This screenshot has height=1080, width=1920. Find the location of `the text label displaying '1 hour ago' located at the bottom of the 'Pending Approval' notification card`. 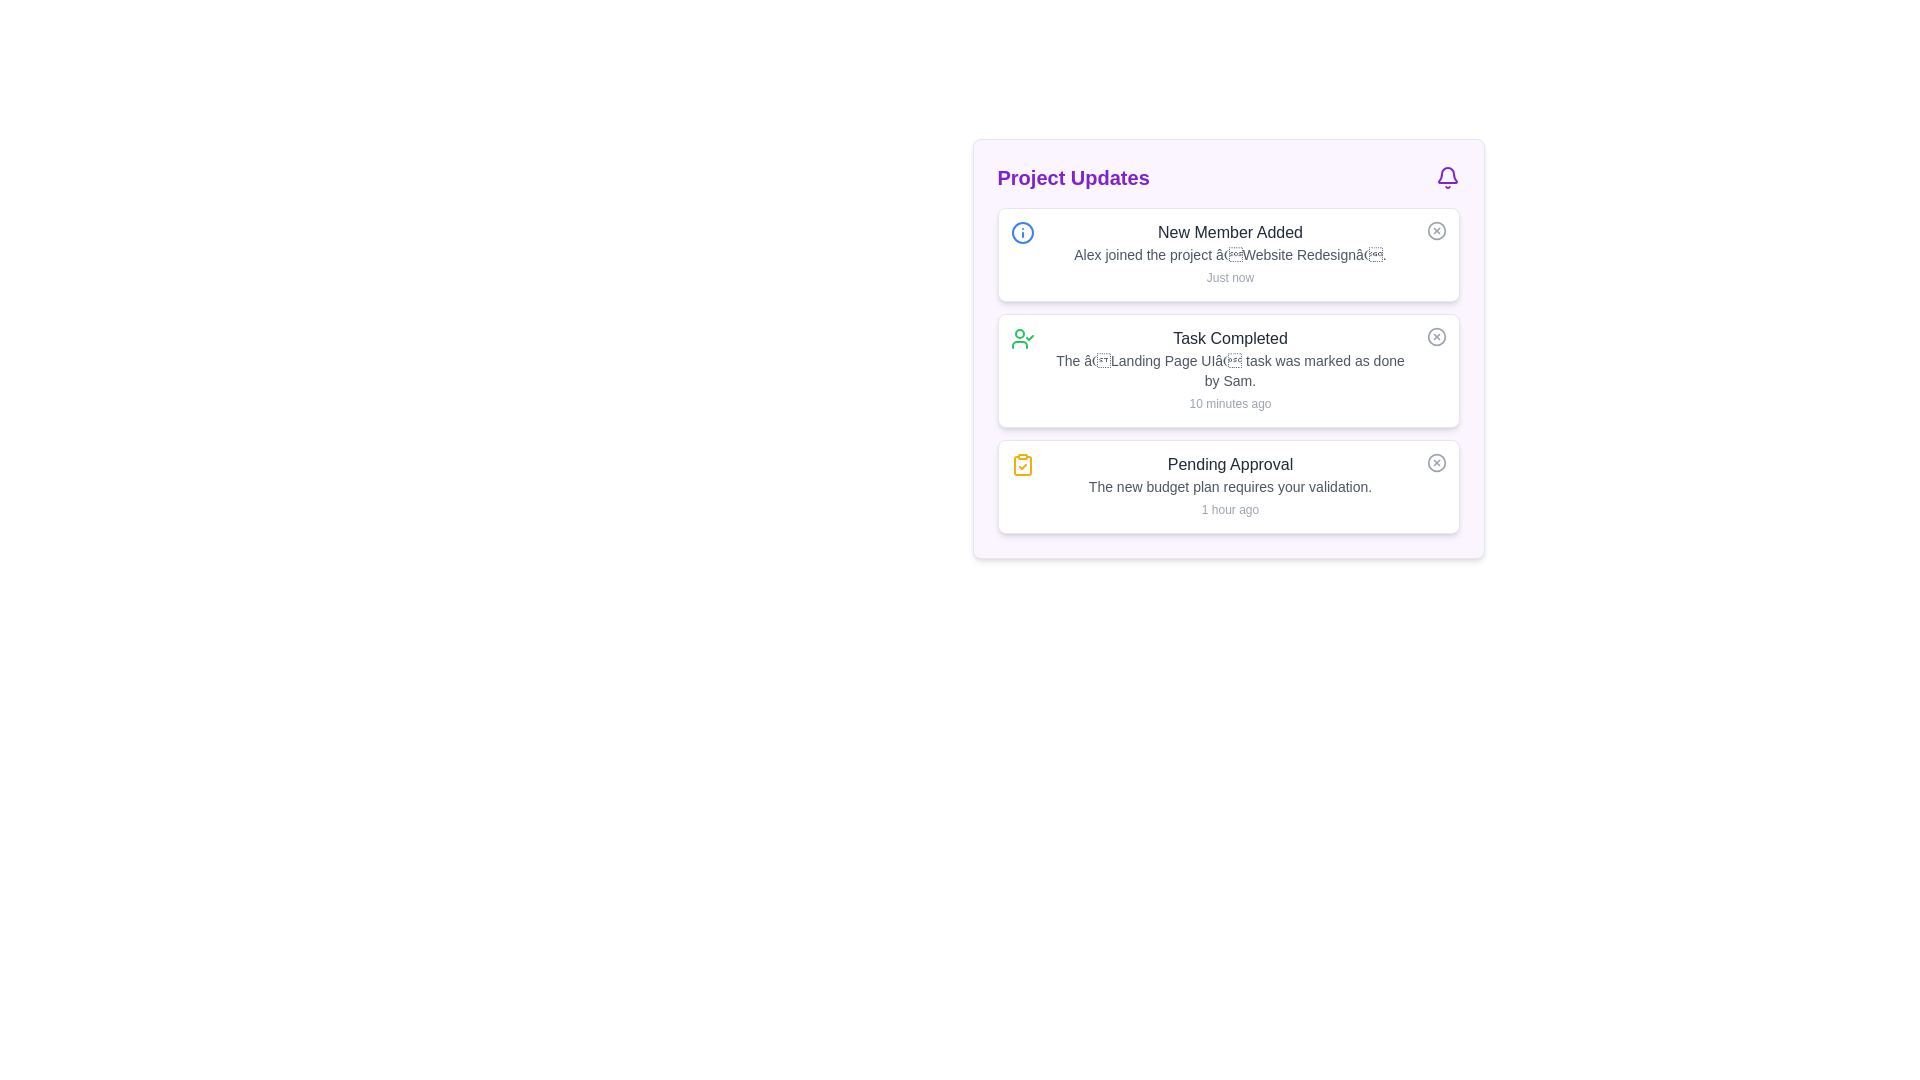

the text label displaying '1 hour ago' located at the bottom of the 'Pending Approval' notification card is located at coordinates (1229, 508).